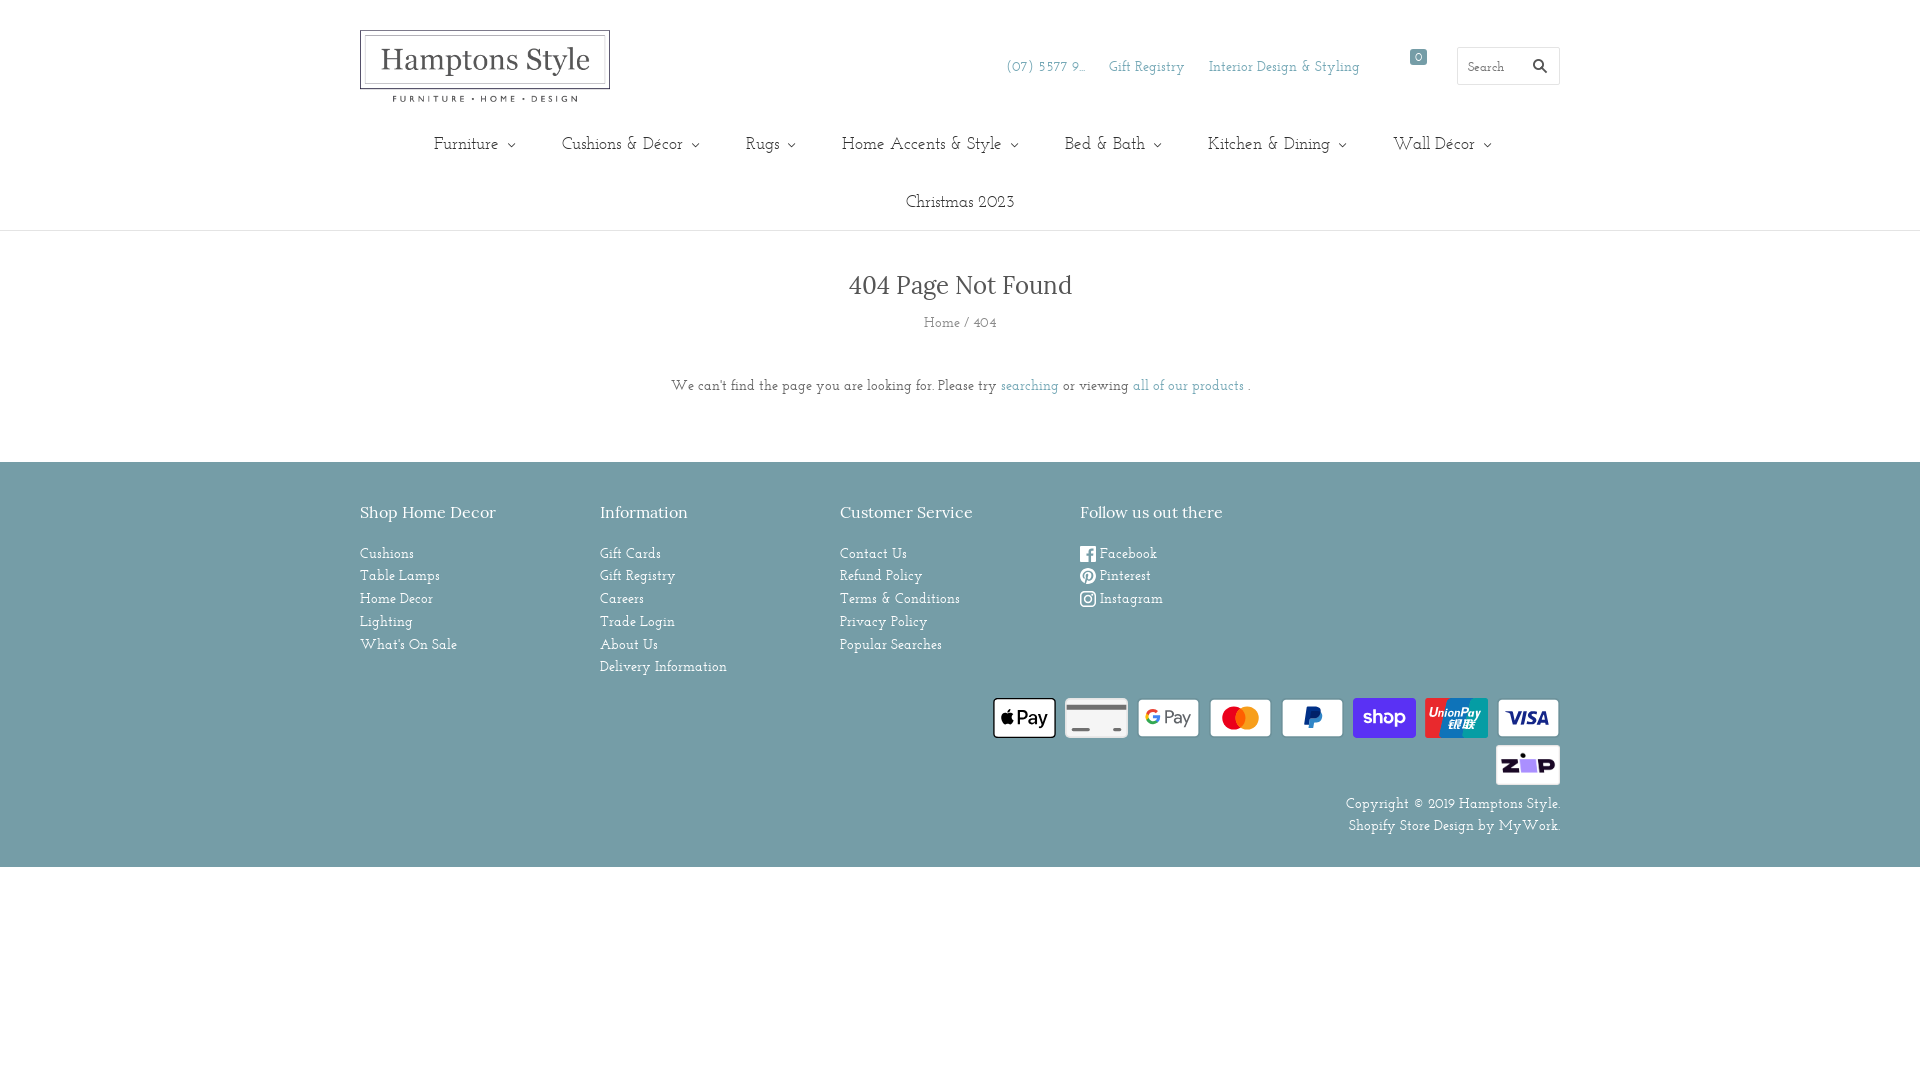 This screenshot has width=1920, height=1080. I want to click on 'Kitchen & Dining', so click(1273, 142).